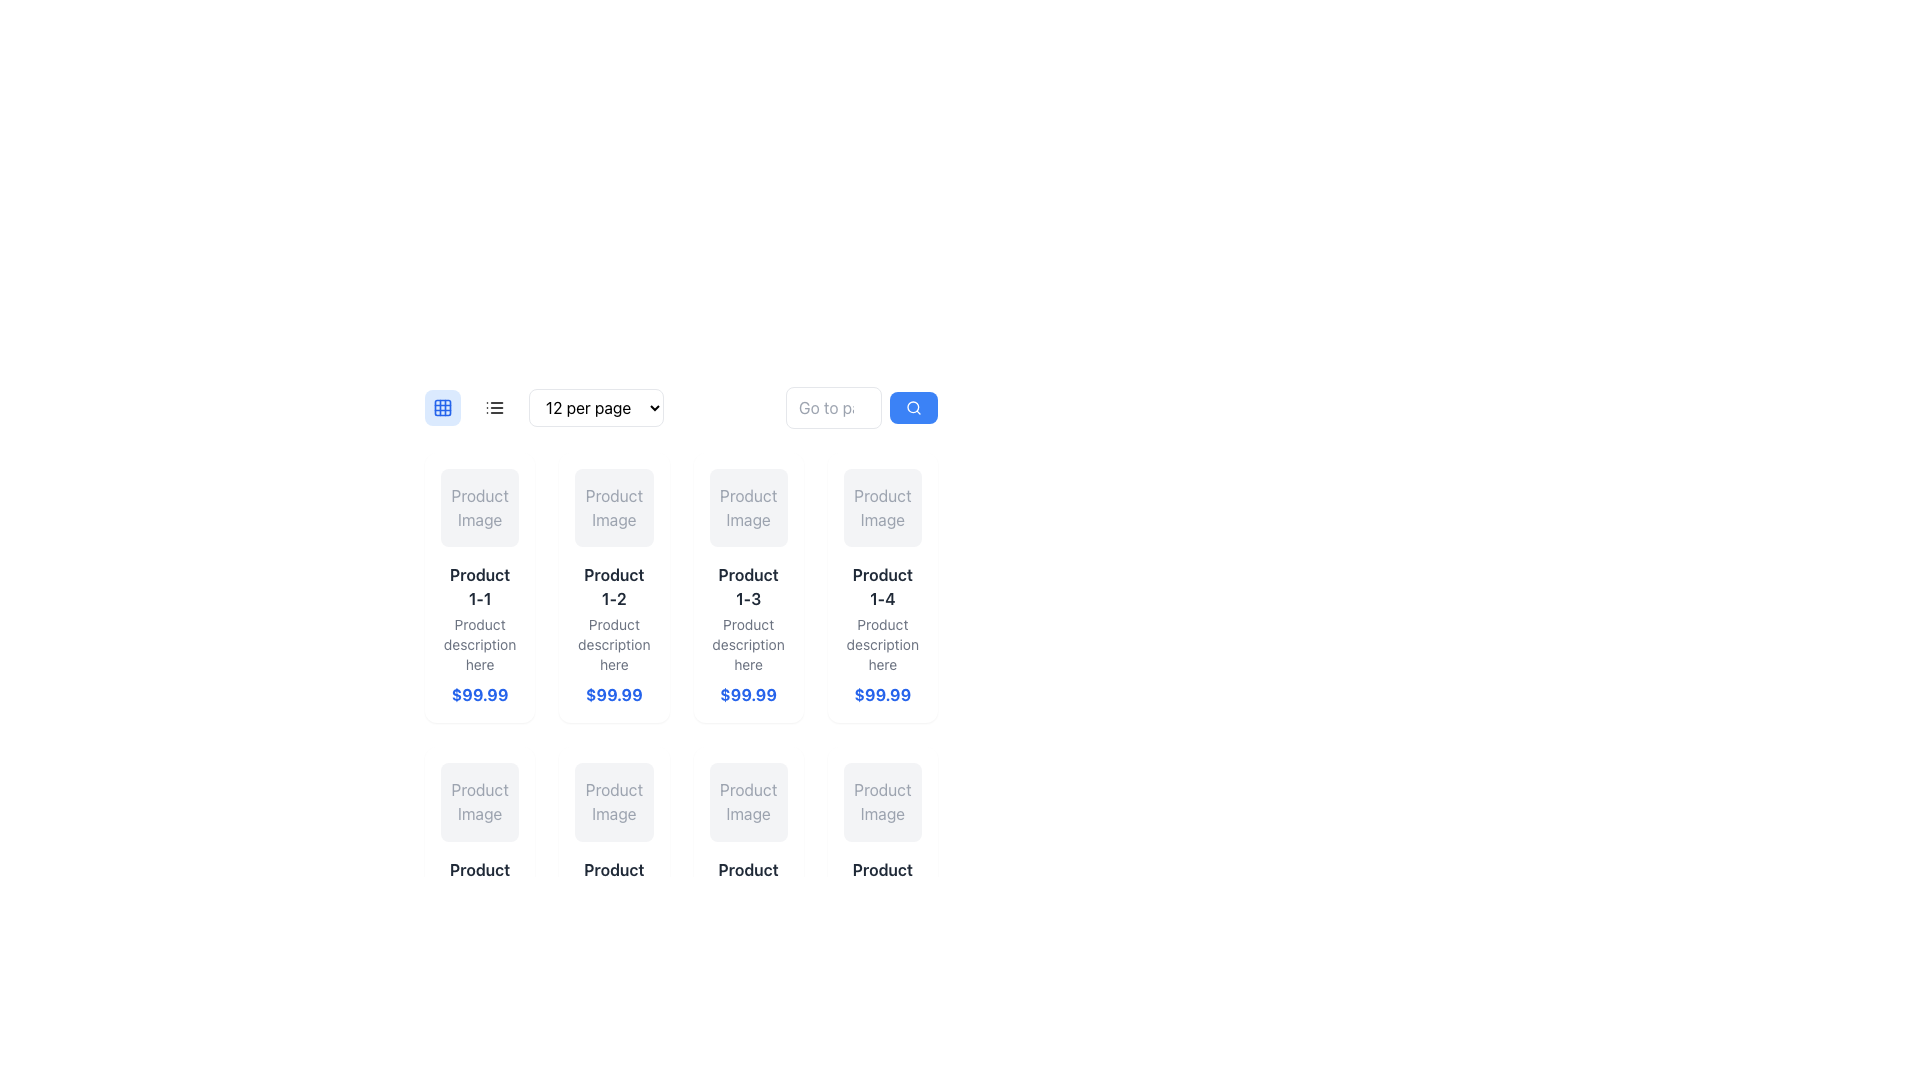  What do you see at coordinates (681, 607) in the screenshot?
I see `on the third product card labeled 'Product 1-3'` at bounding box center [681, 607].